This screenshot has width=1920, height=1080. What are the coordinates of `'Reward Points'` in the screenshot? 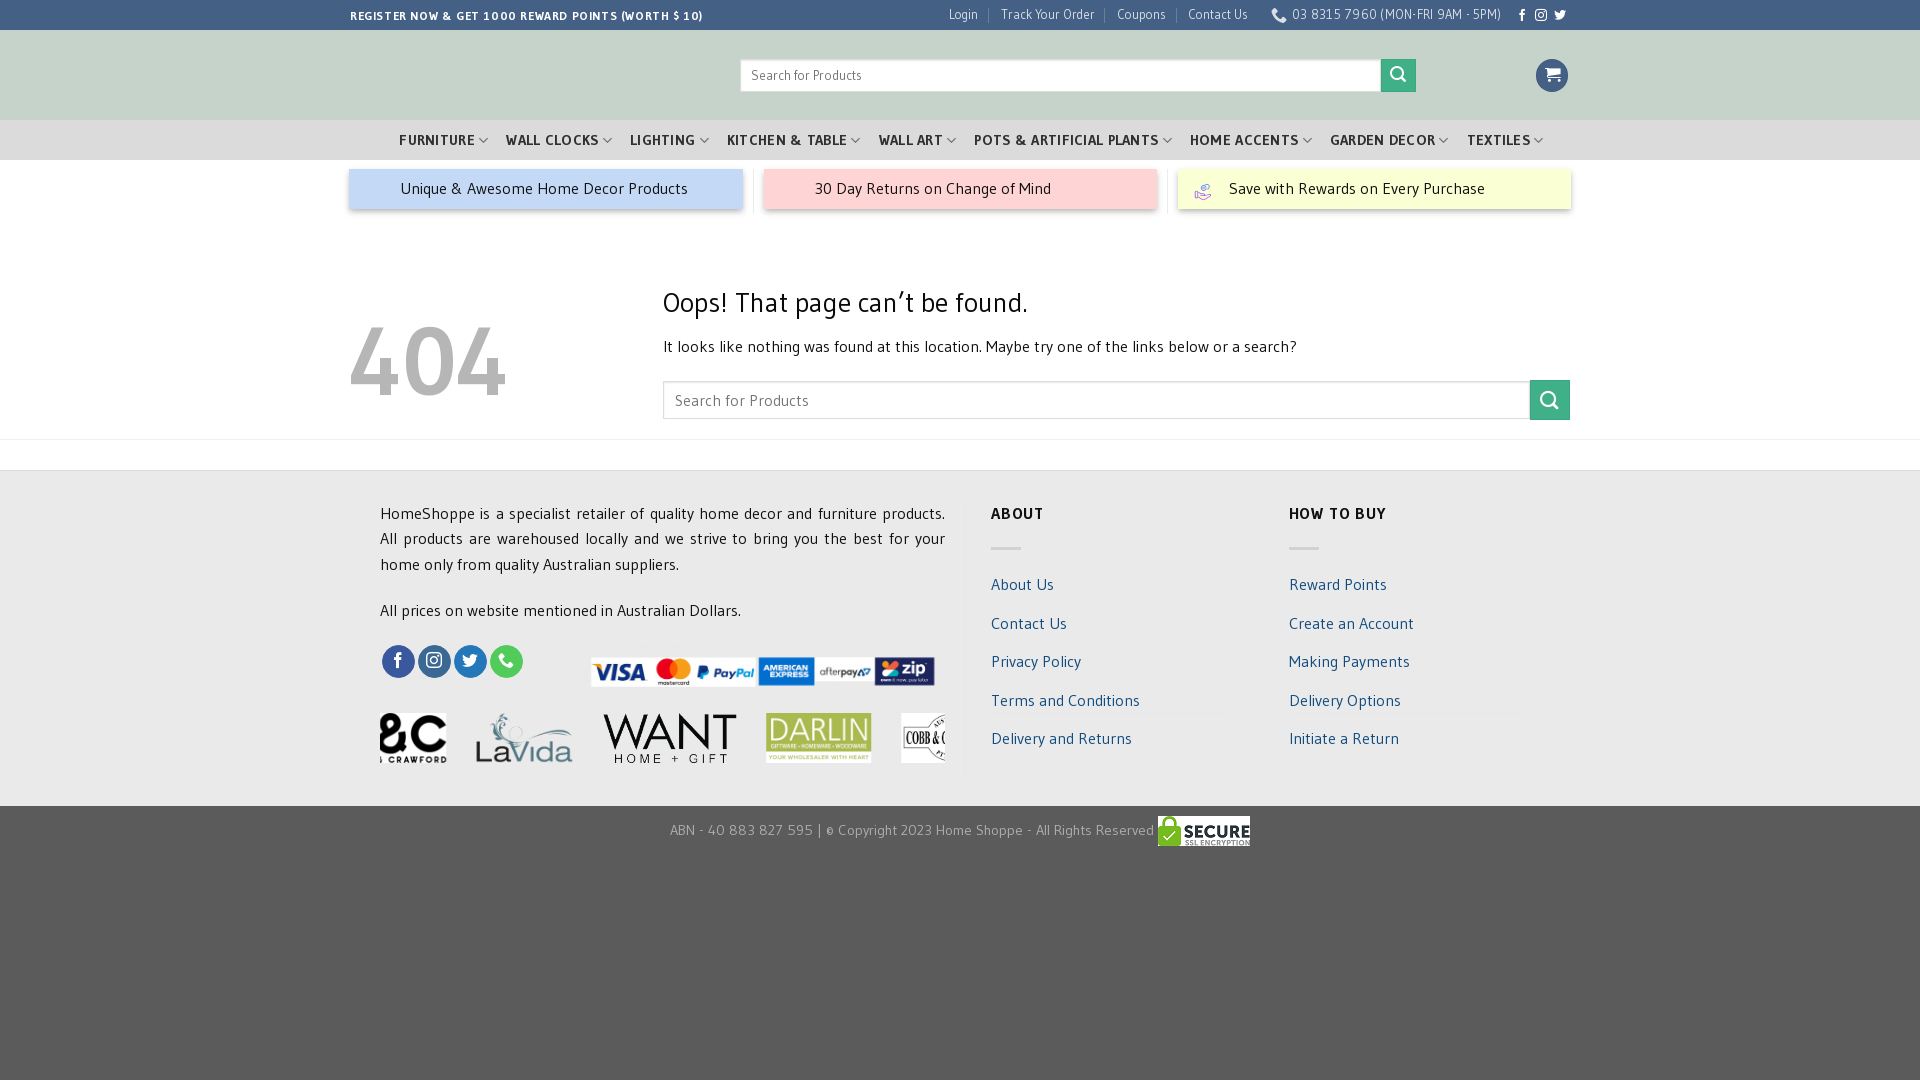 It's located at (1337, 585).